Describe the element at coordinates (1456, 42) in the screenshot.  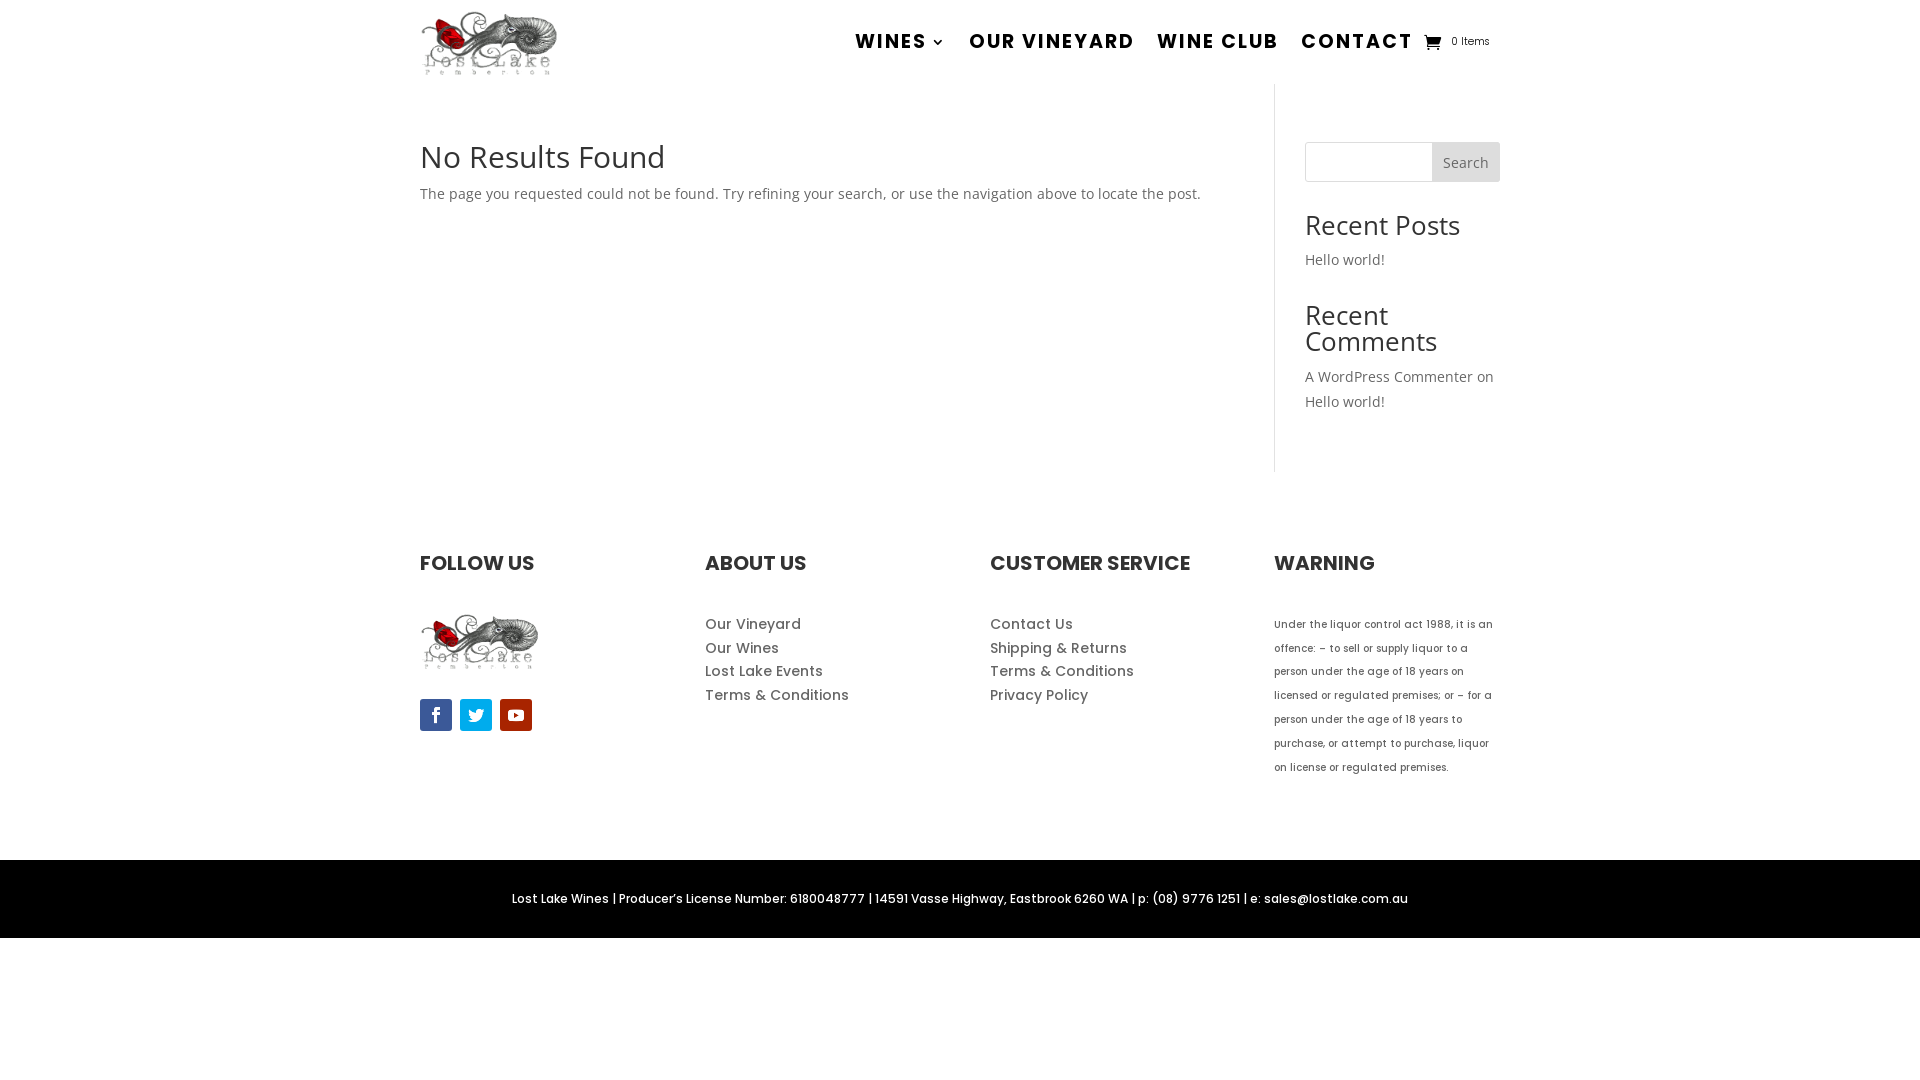
I see `'0 Items'` at that location.